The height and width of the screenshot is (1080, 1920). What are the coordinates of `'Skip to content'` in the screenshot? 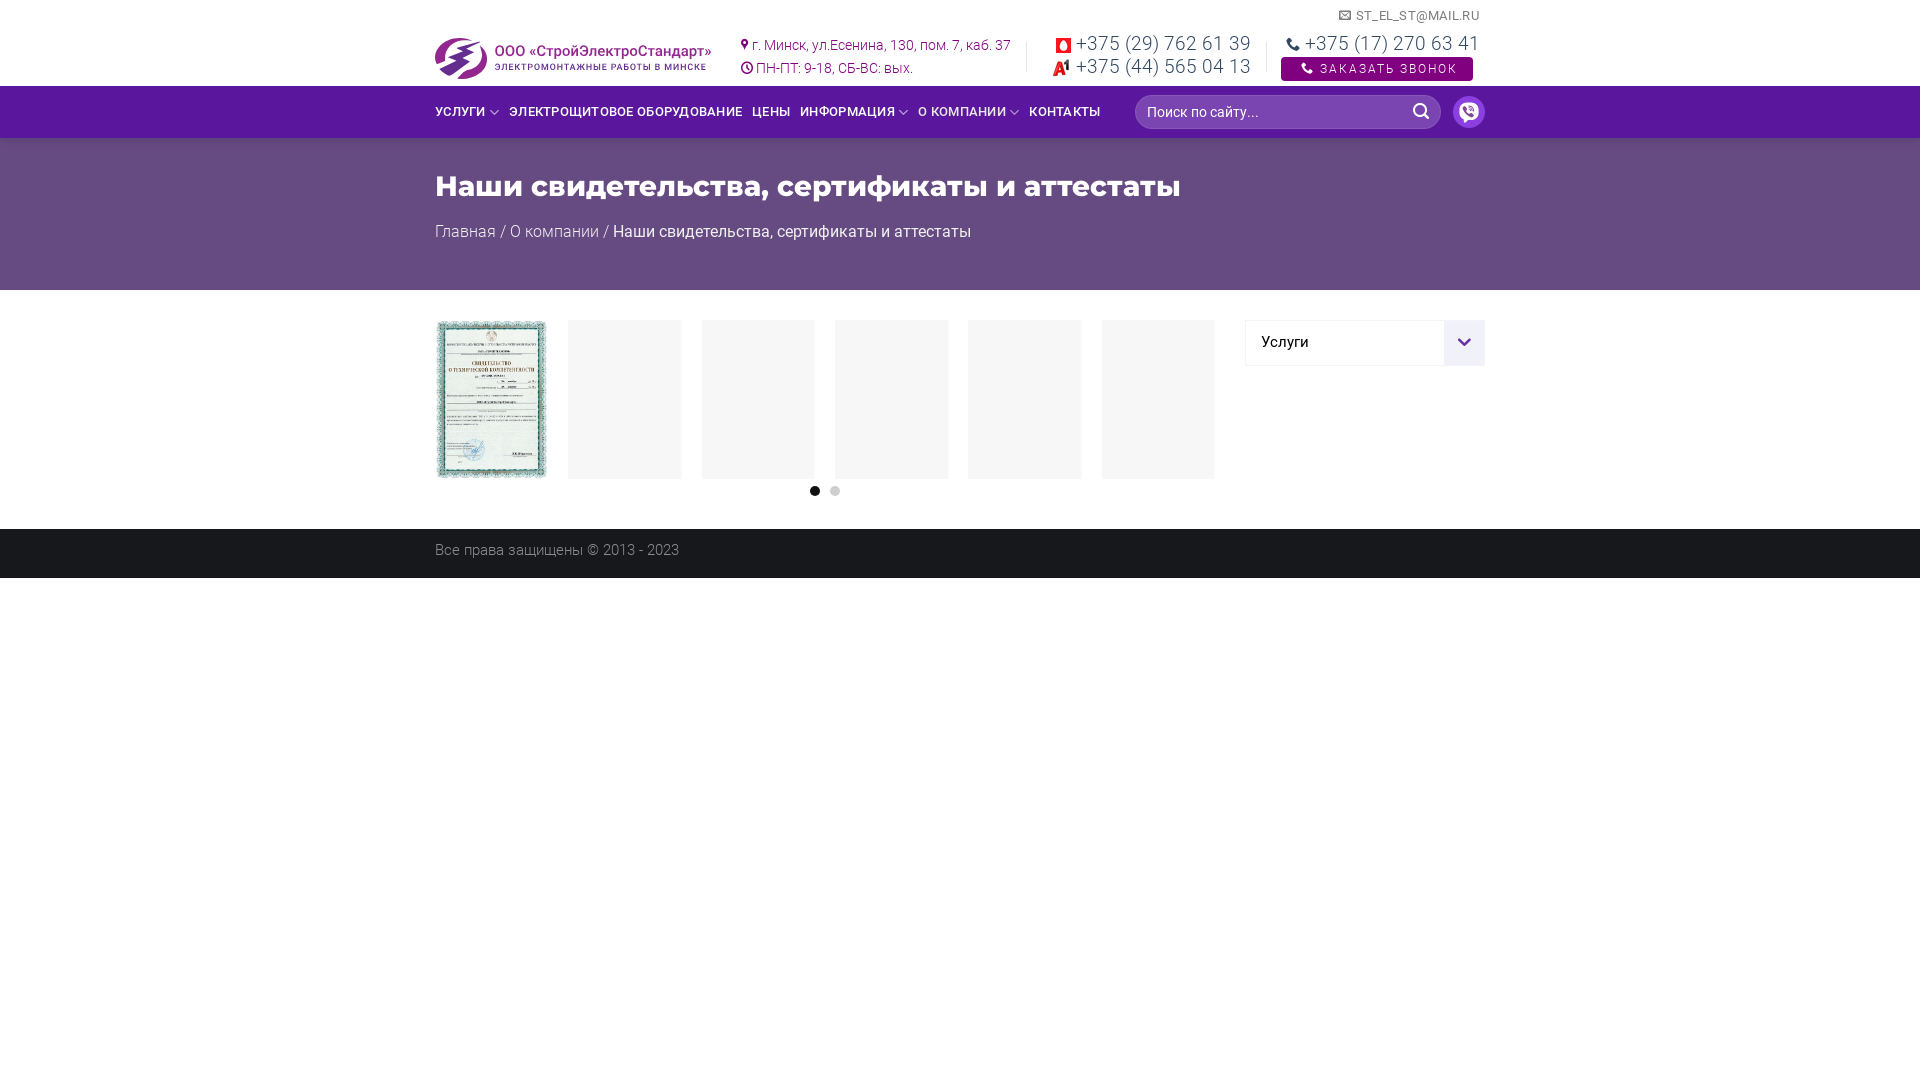 It's located at (0, 0).